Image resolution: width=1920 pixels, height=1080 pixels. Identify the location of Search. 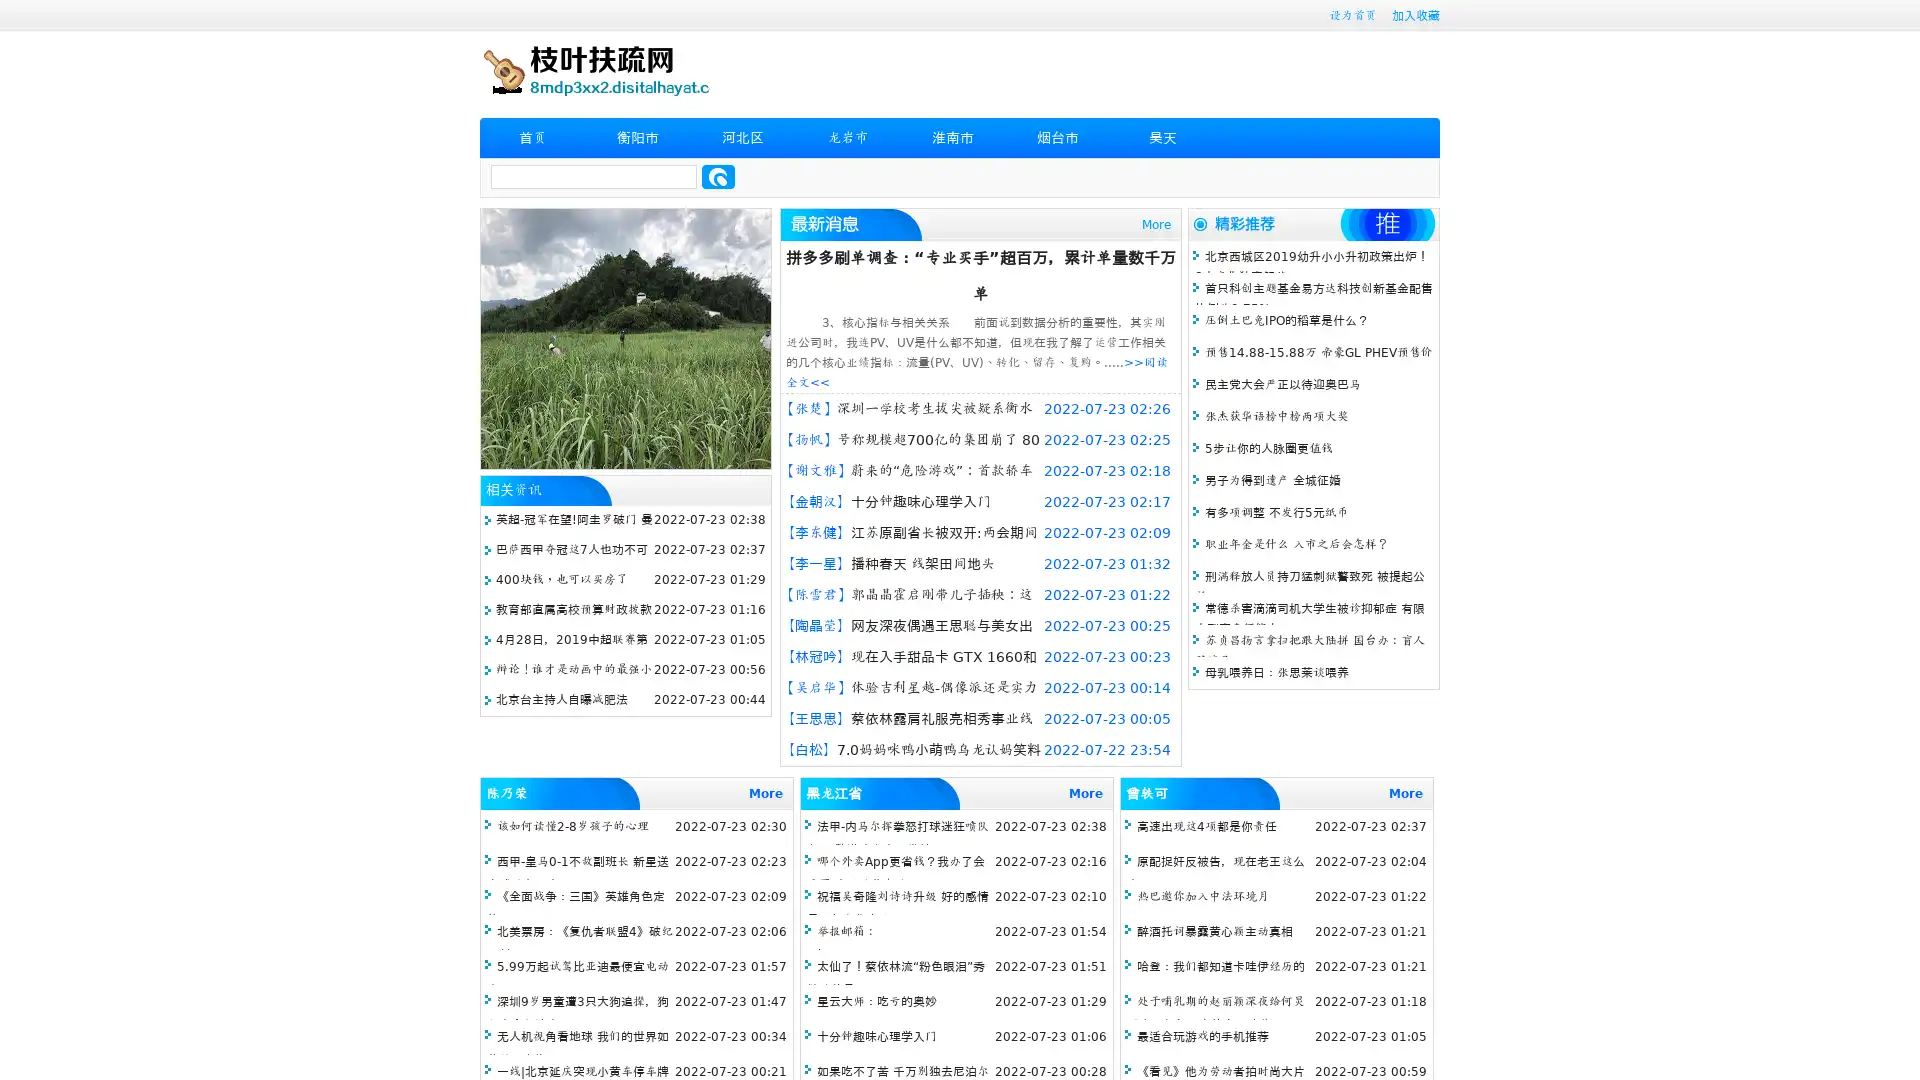
(718, 176).